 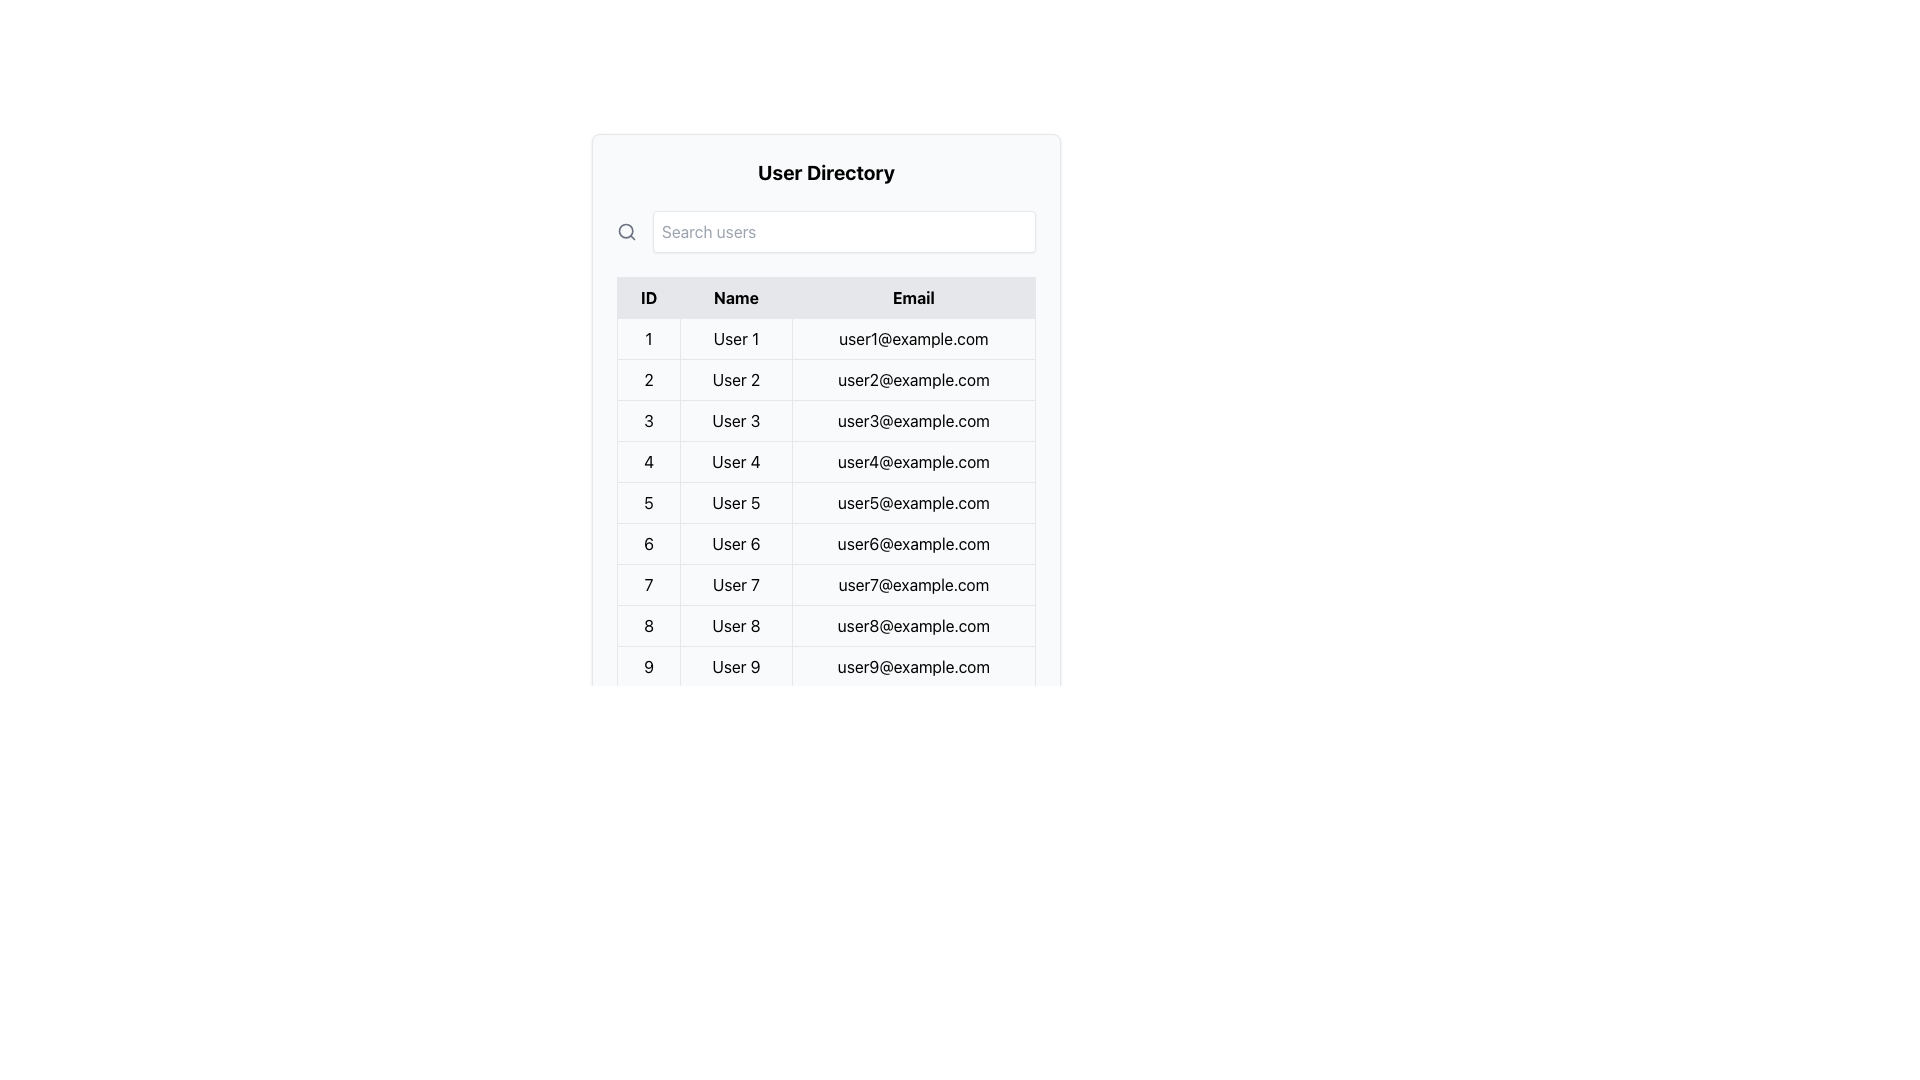 What do you see at coordinates (648, 338) in the screenshot?
I see `the table cell representing the unique identifier for the first user in the directory list, located in the first column of the first row under the 'ID' header` at bounding box center [648, 338].